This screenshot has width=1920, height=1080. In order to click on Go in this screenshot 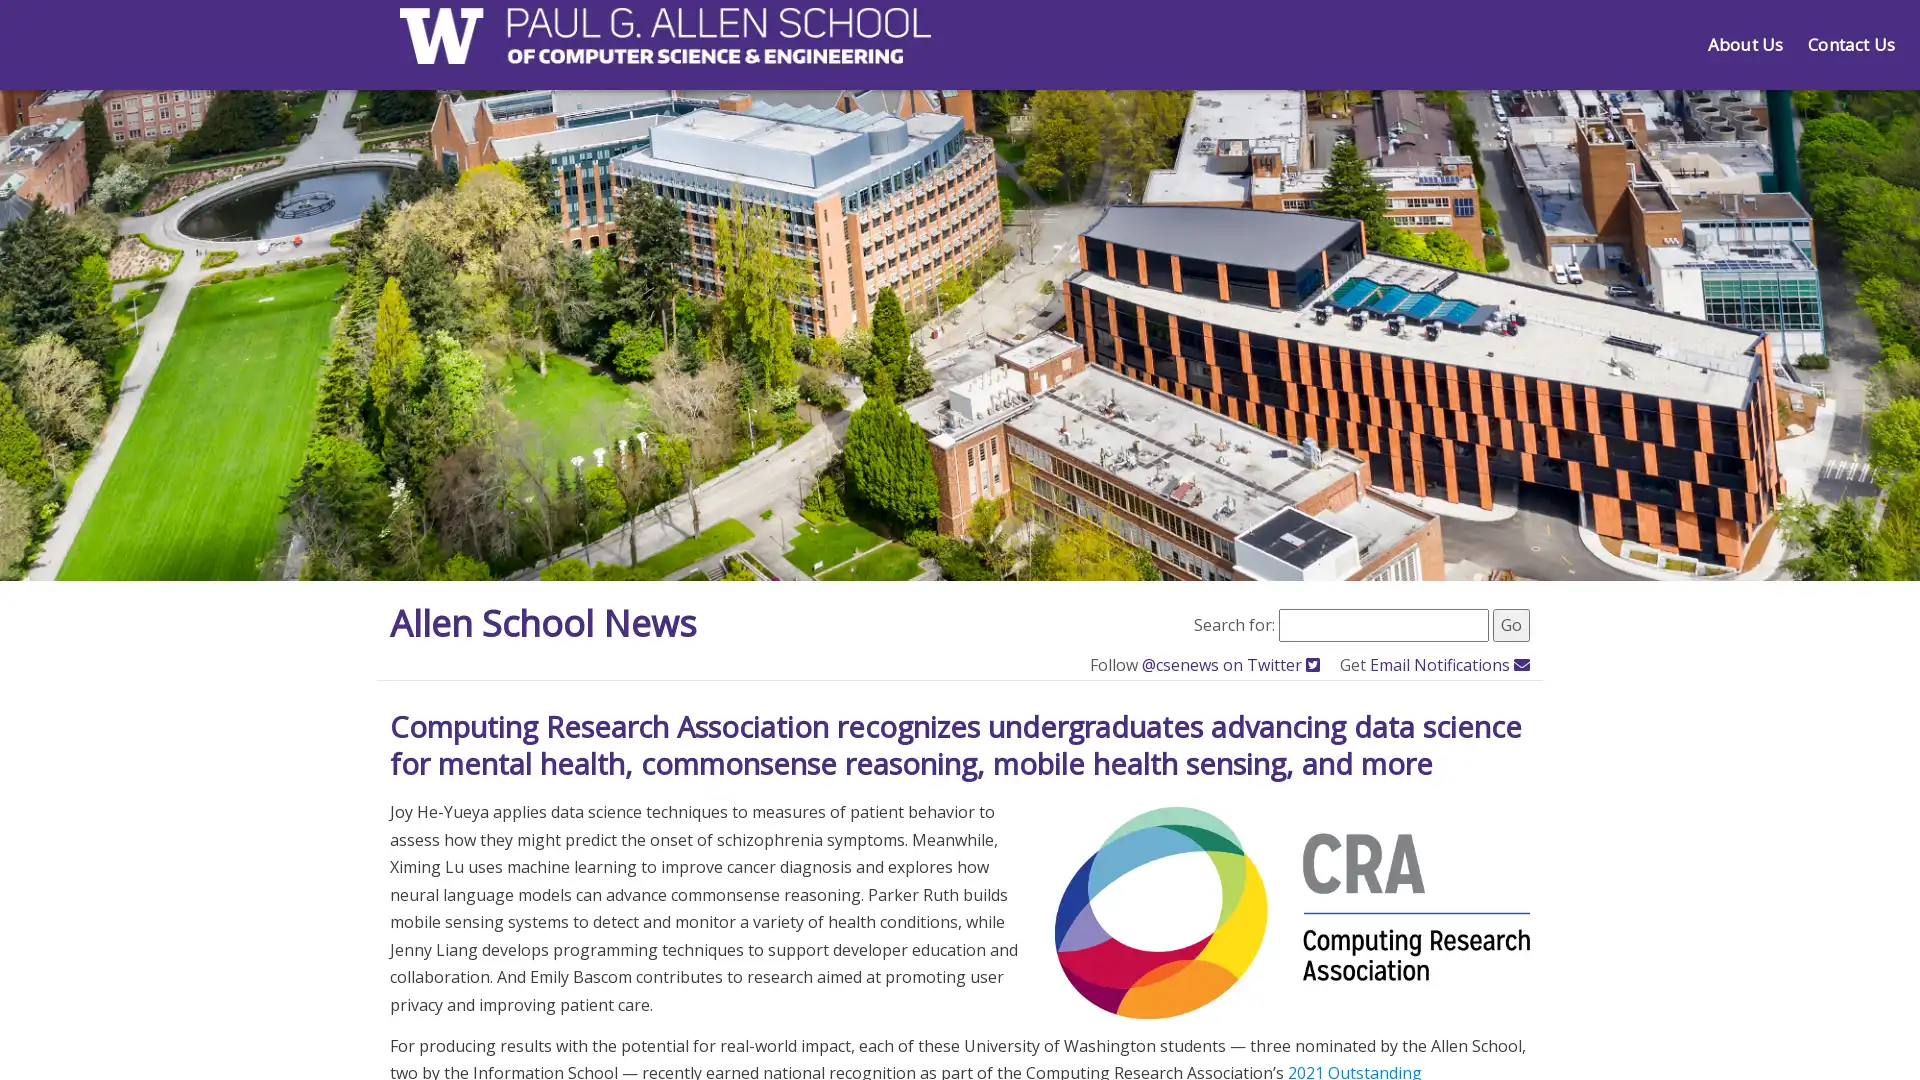, I will do `click(1511, 623)`.